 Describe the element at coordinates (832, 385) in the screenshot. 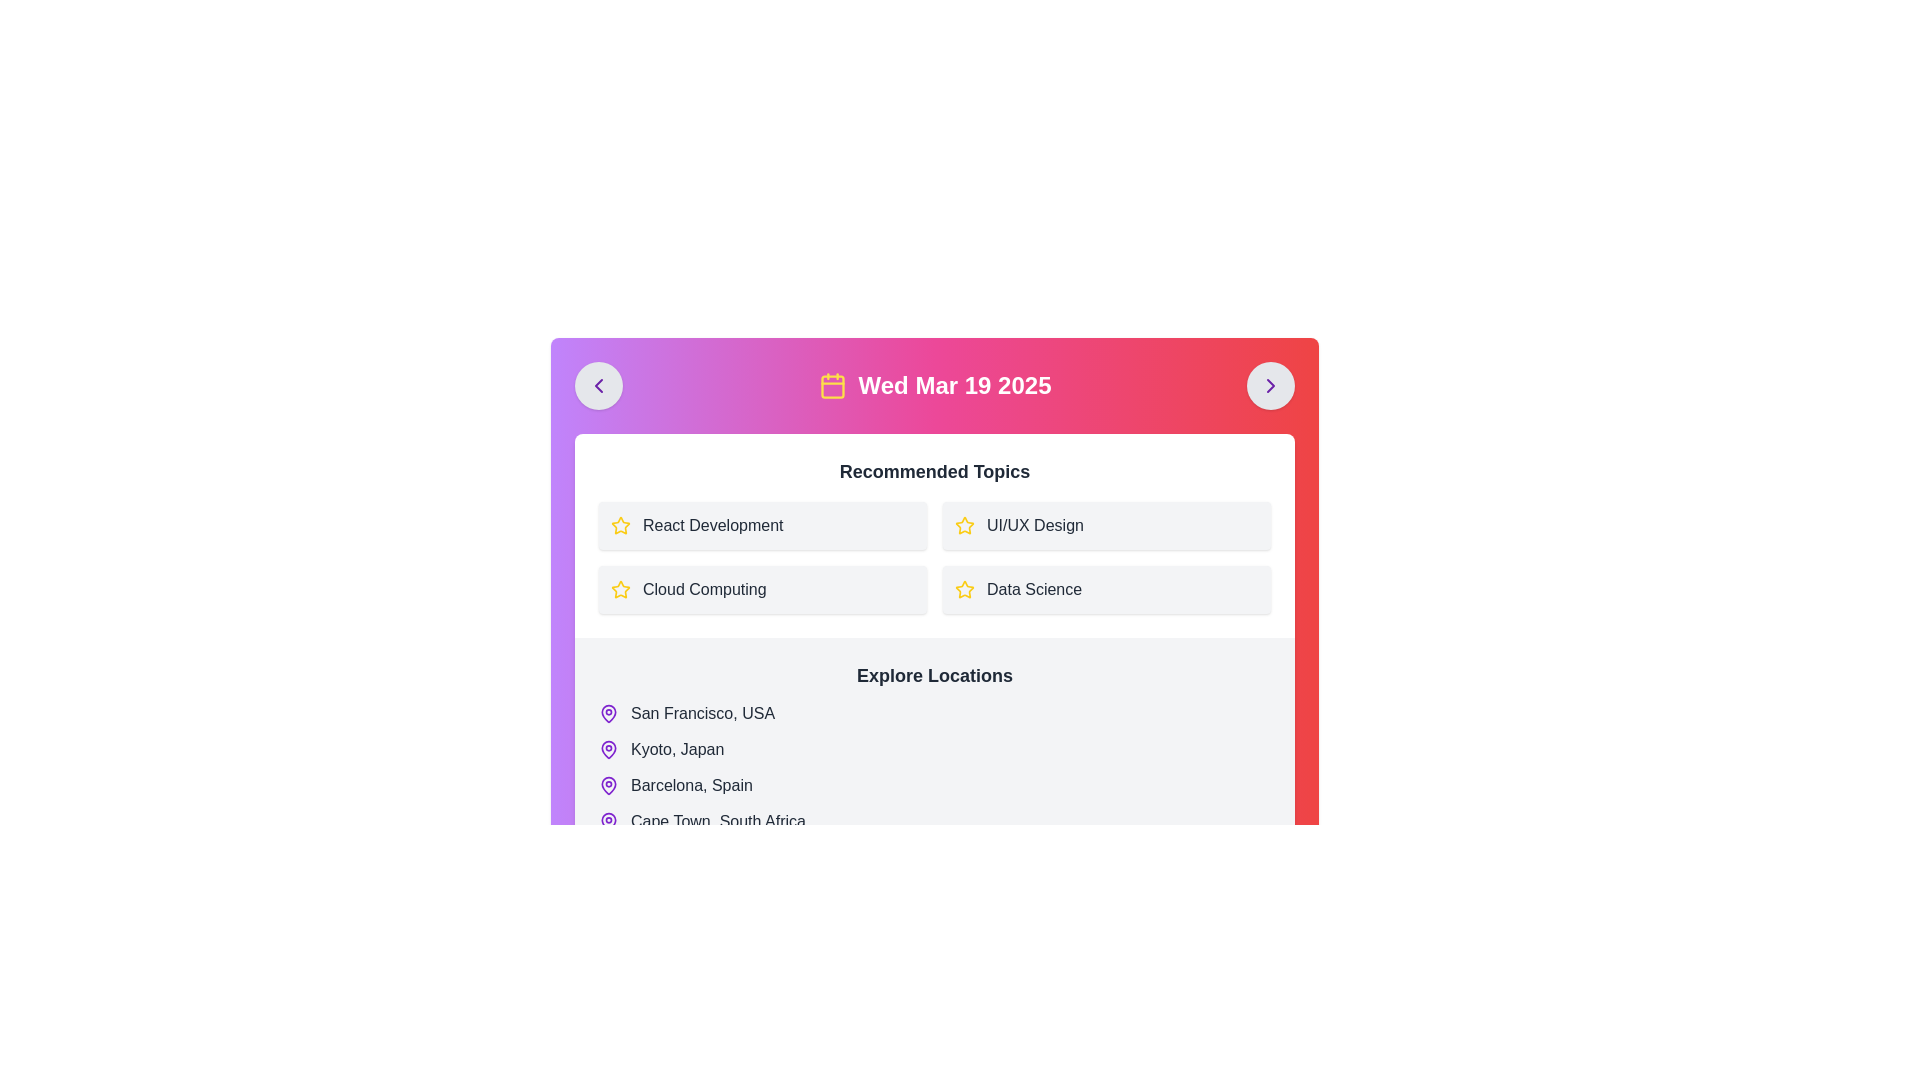

I see `the calendar icon with a yellow outline located to the left of the date text 'Wed Mar 19 2025' in the header` at that location.